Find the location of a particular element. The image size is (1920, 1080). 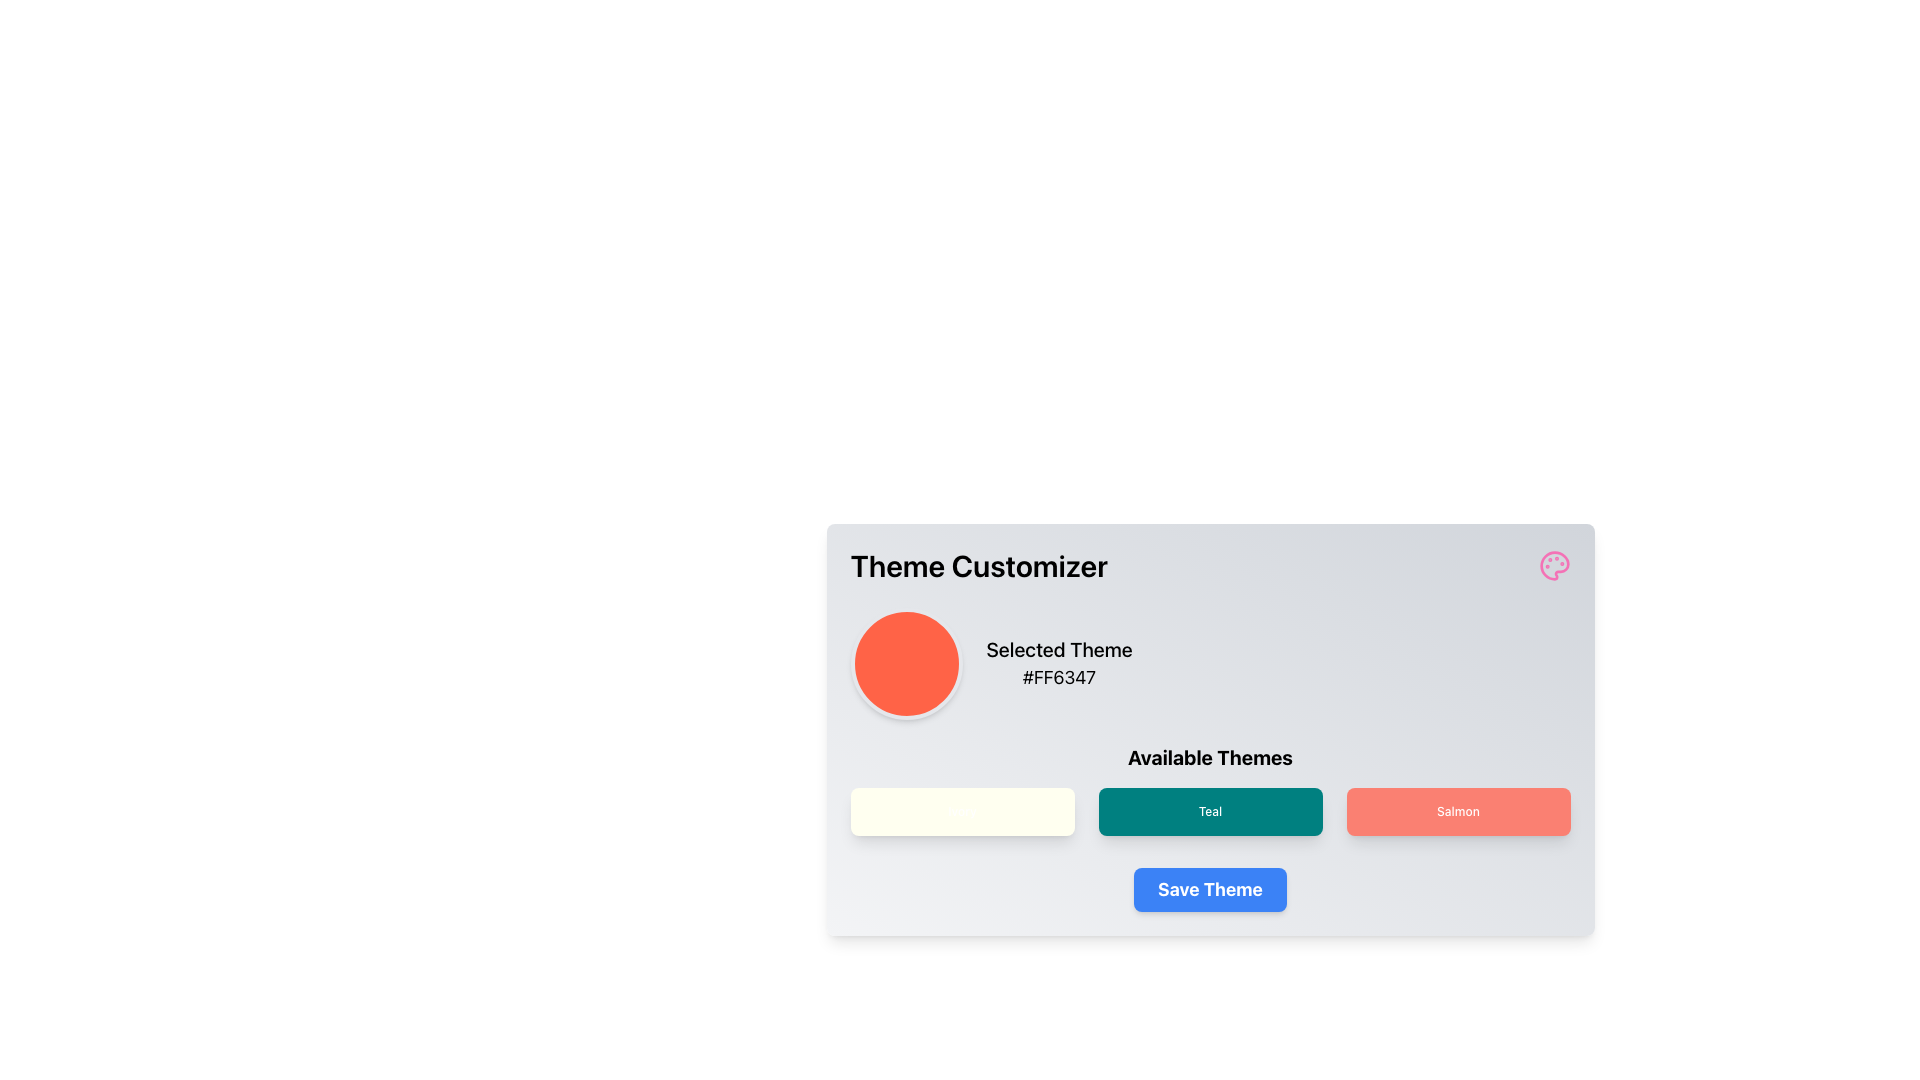

the 'Save Theme' button, which is a rectangular button with a blue background and white text, located in the 'Theme Customizer' modal section is located at coordinates (1209, 889).